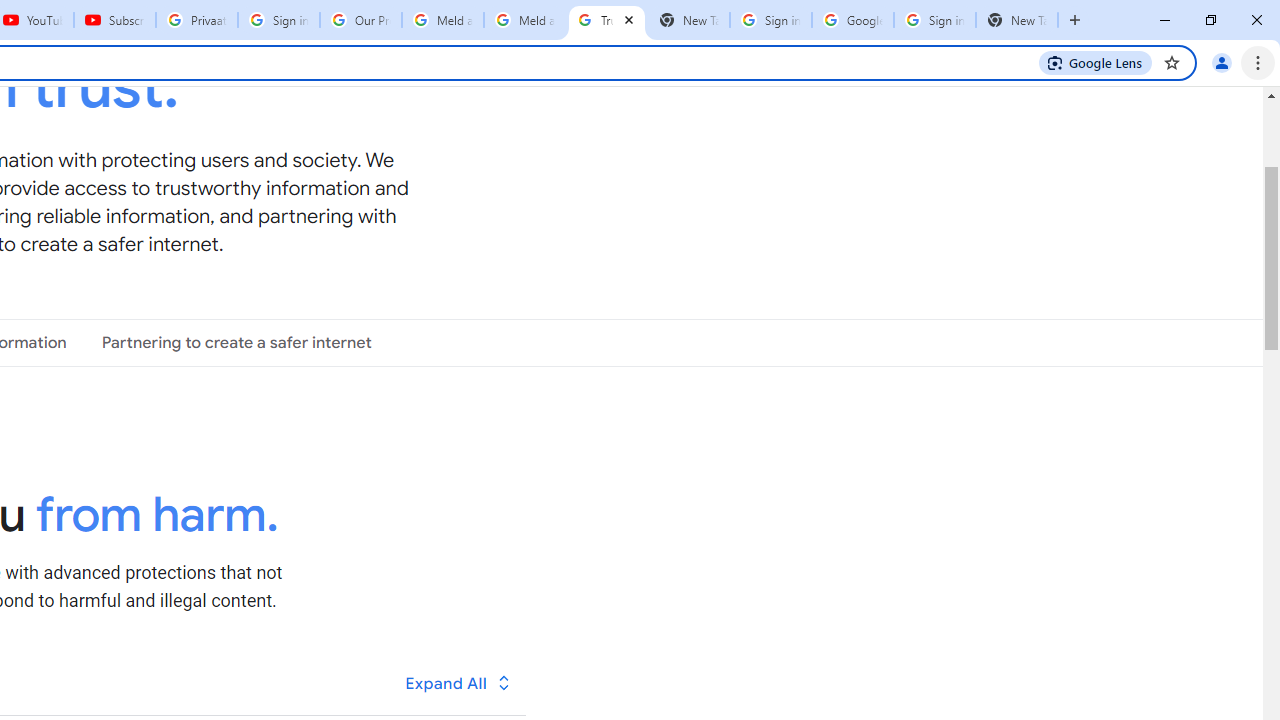 Image resolution: width=1280 pixels, height=720 pixels. Describe the element at coordinates (934, 20) in the screenshot. I see `'Sign in - Google Accounts'` at that location.